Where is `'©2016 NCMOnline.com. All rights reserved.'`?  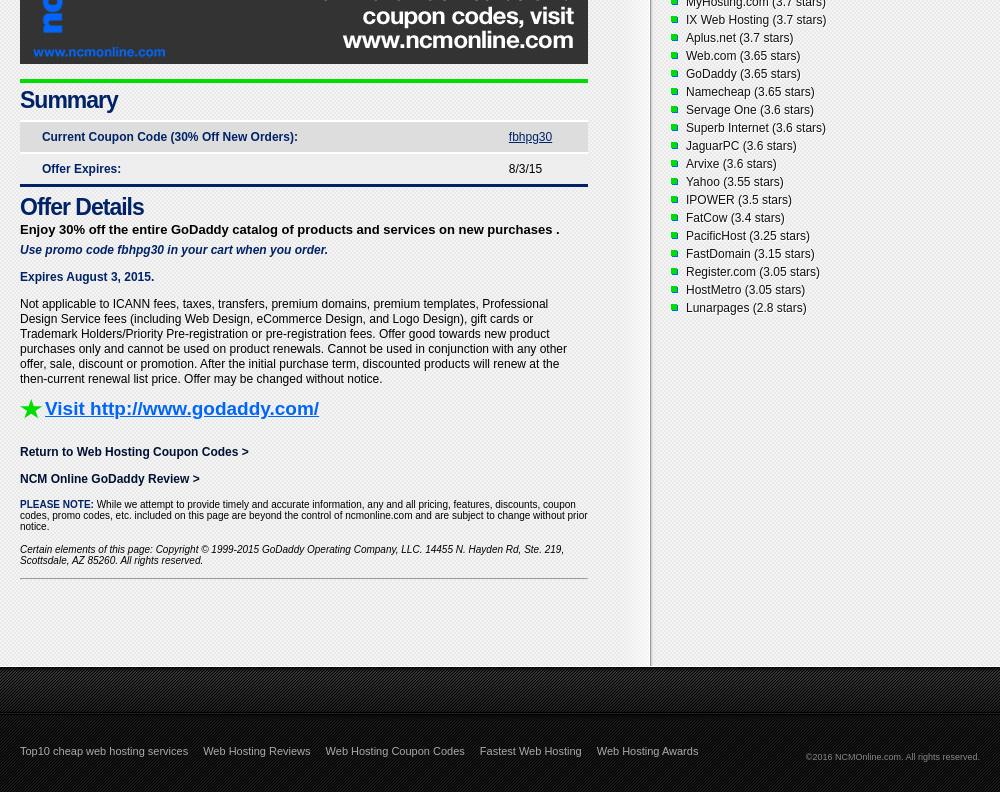 '©2016 NCMOnline.com. All rights reserved.' is located at coordinates (892, 756).